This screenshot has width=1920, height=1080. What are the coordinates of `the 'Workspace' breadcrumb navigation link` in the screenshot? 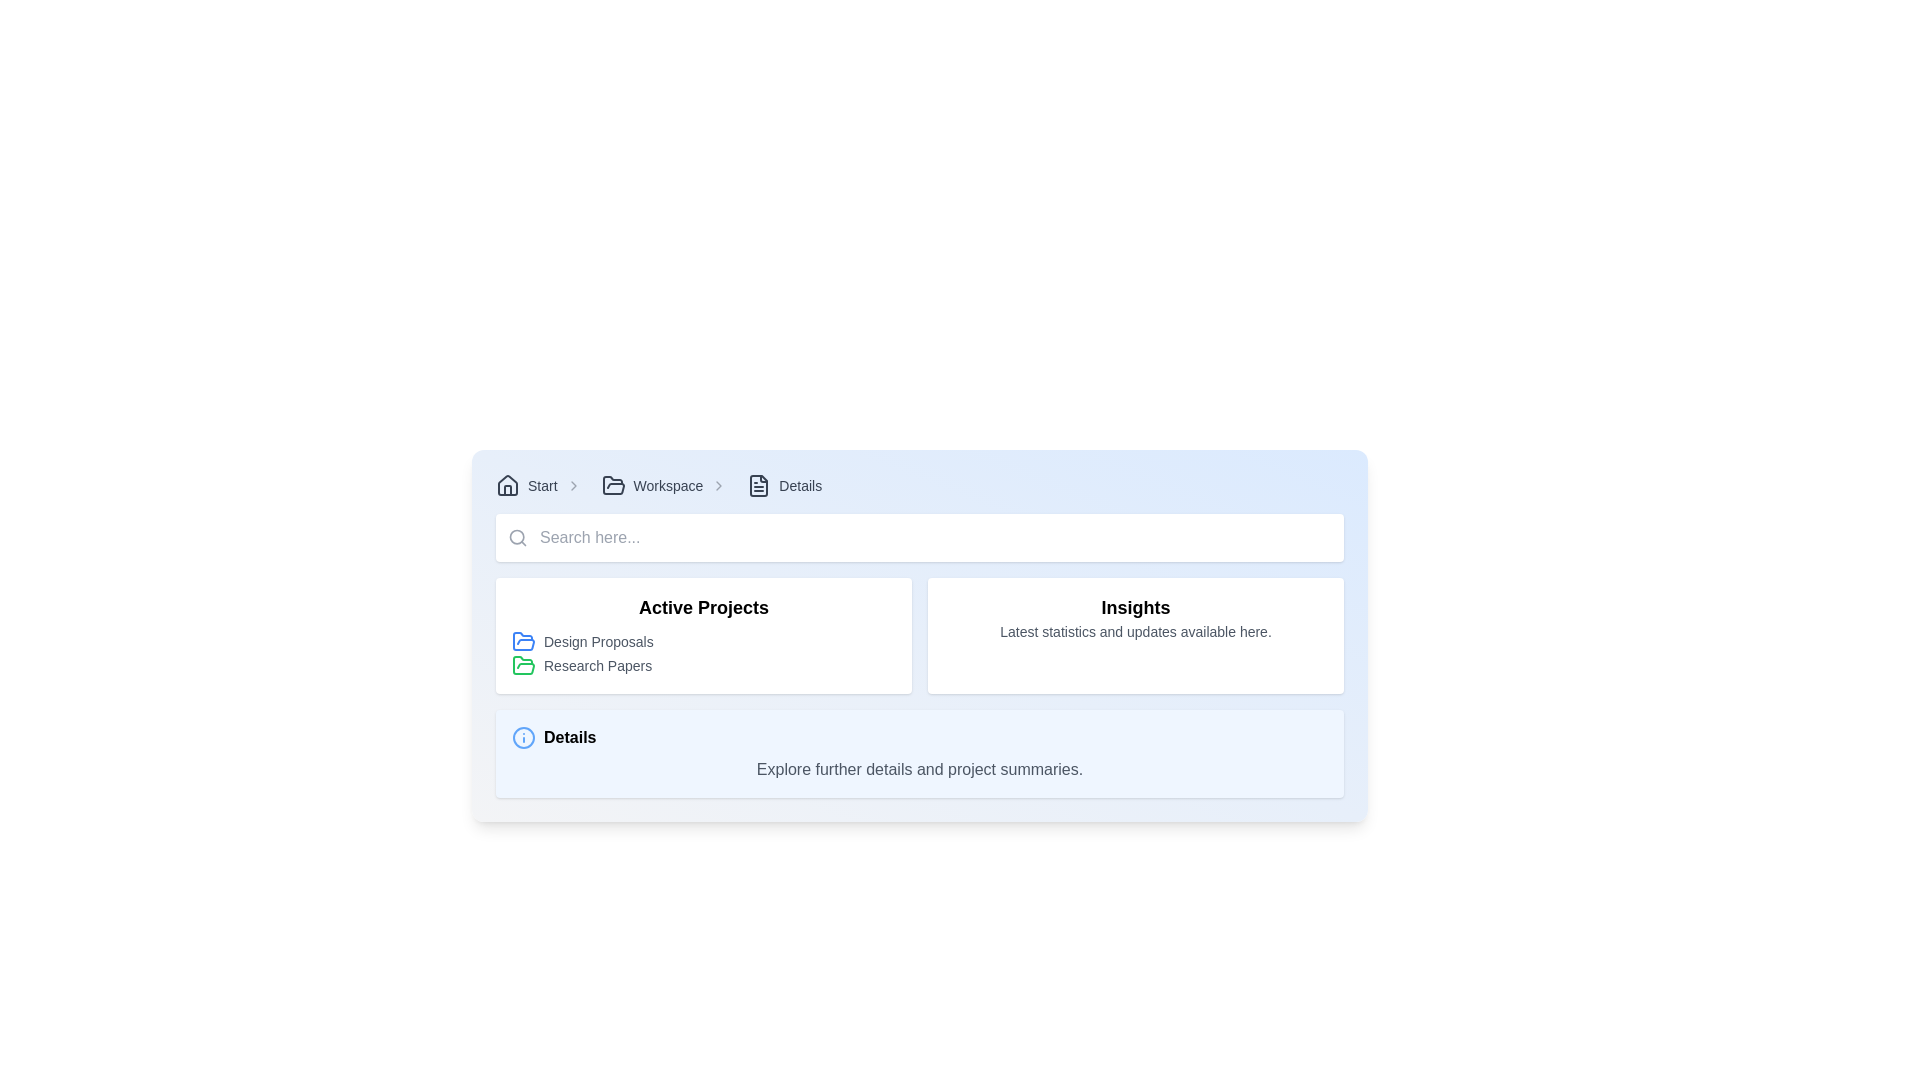 It's located at (668, 486).